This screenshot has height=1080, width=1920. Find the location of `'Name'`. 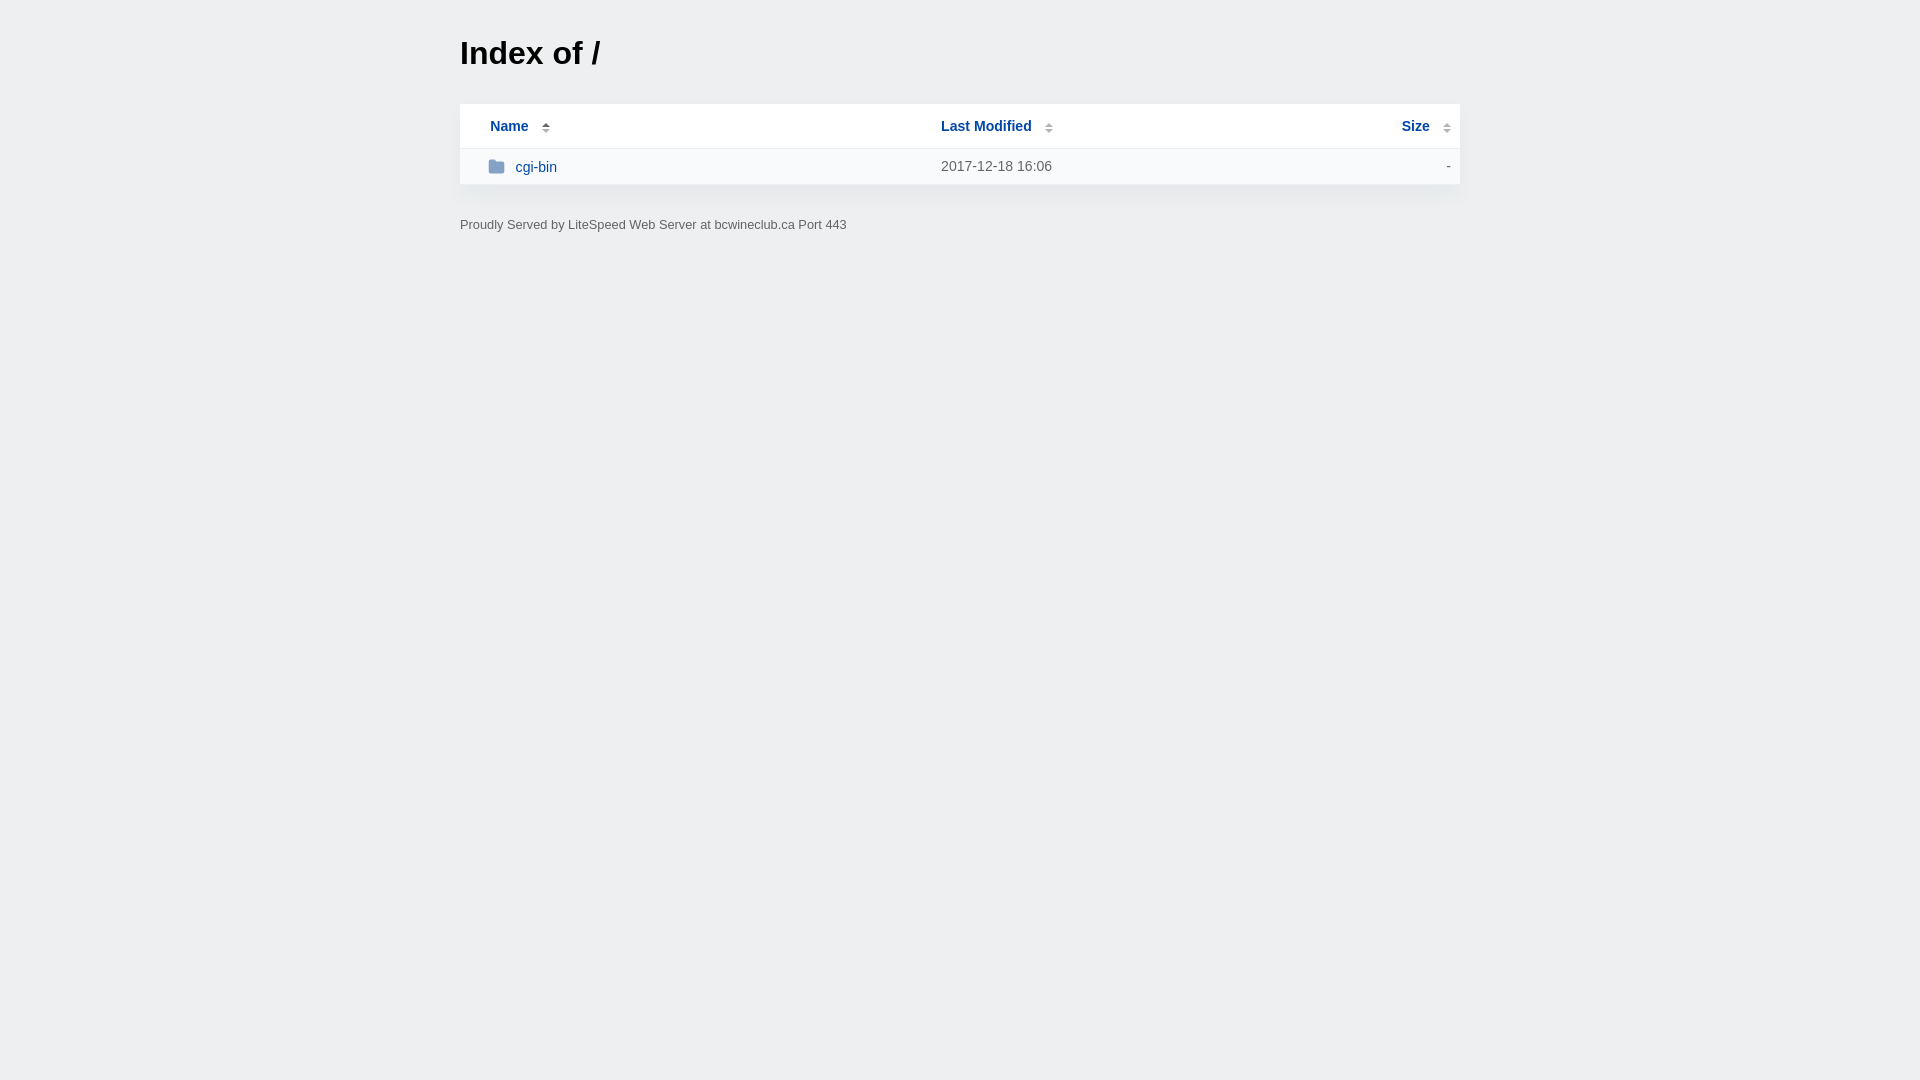

'Name' is located at coordinates (508, 126).